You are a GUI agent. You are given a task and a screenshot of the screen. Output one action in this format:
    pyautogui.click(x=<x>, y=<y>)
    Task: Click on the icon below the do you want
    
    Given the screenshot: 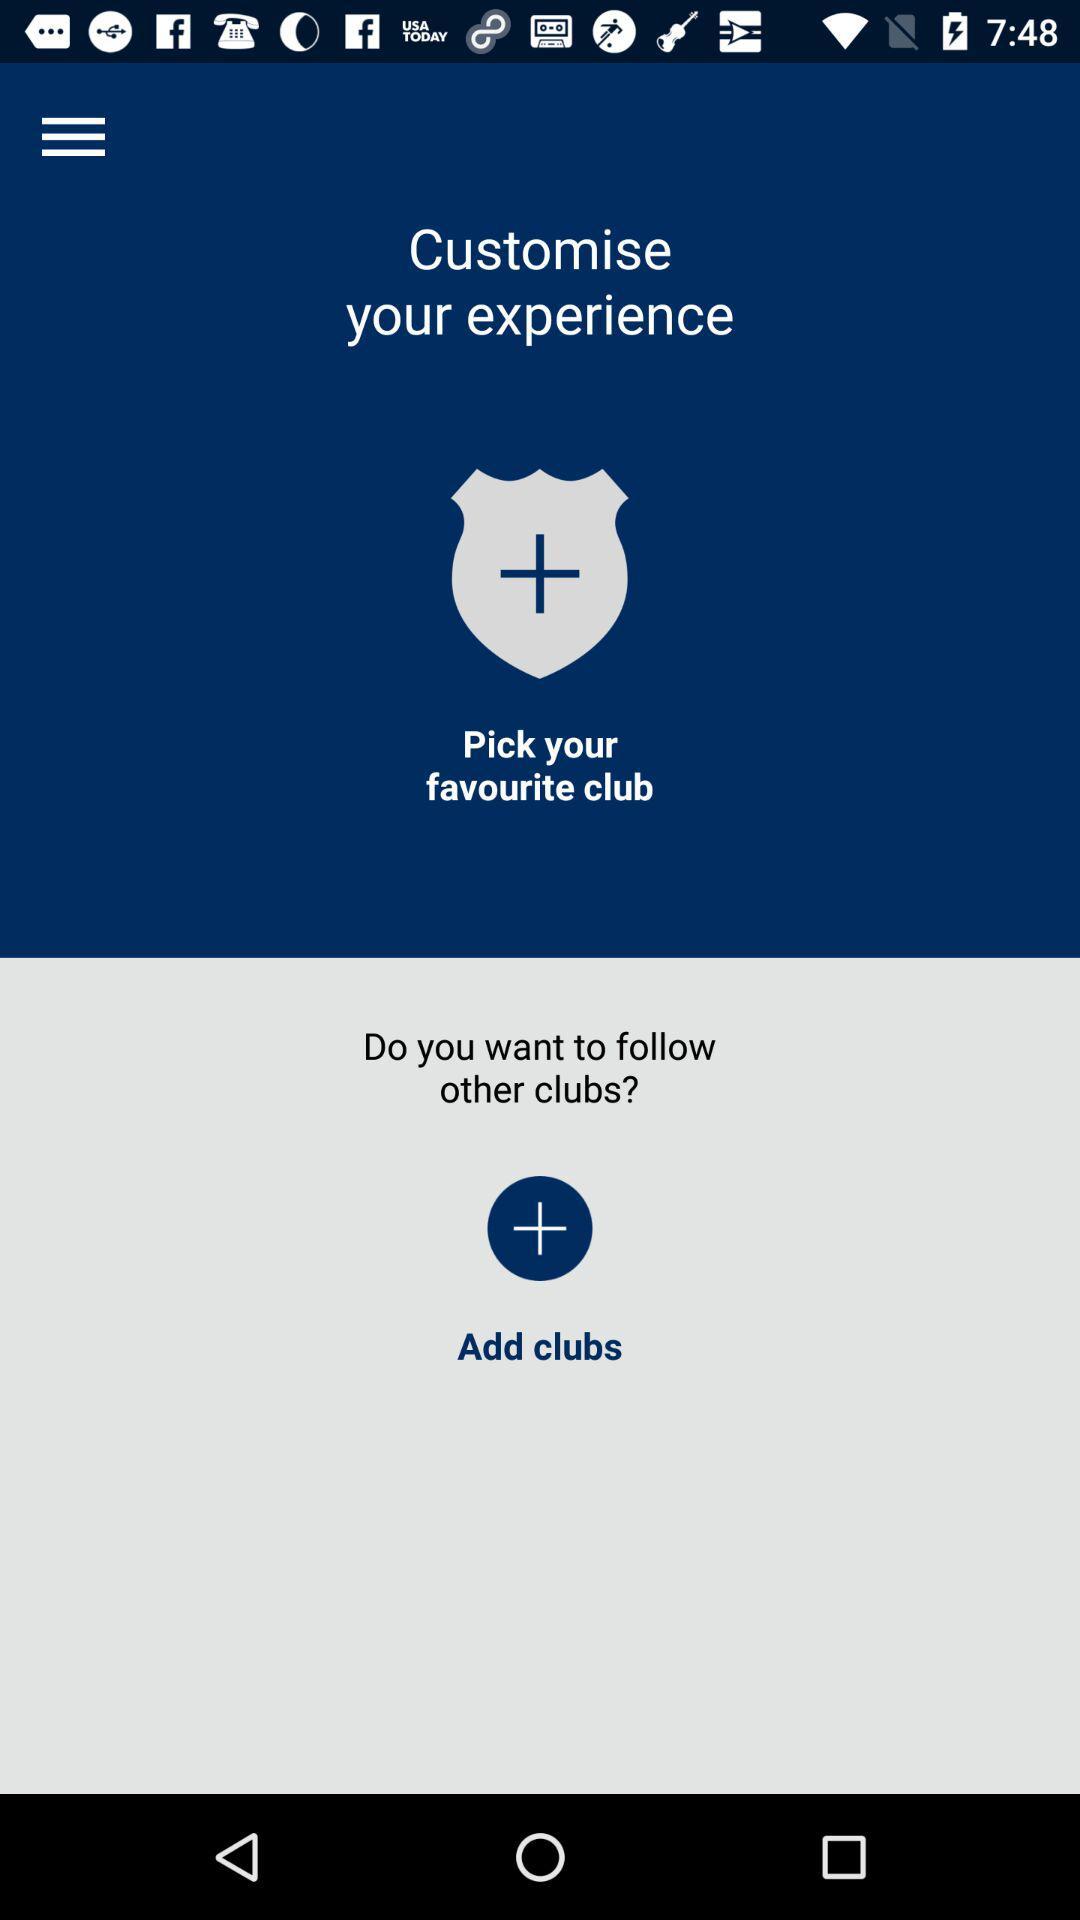 What is the action you would take?
    pyautogui.click(x=540, y=1227)
    